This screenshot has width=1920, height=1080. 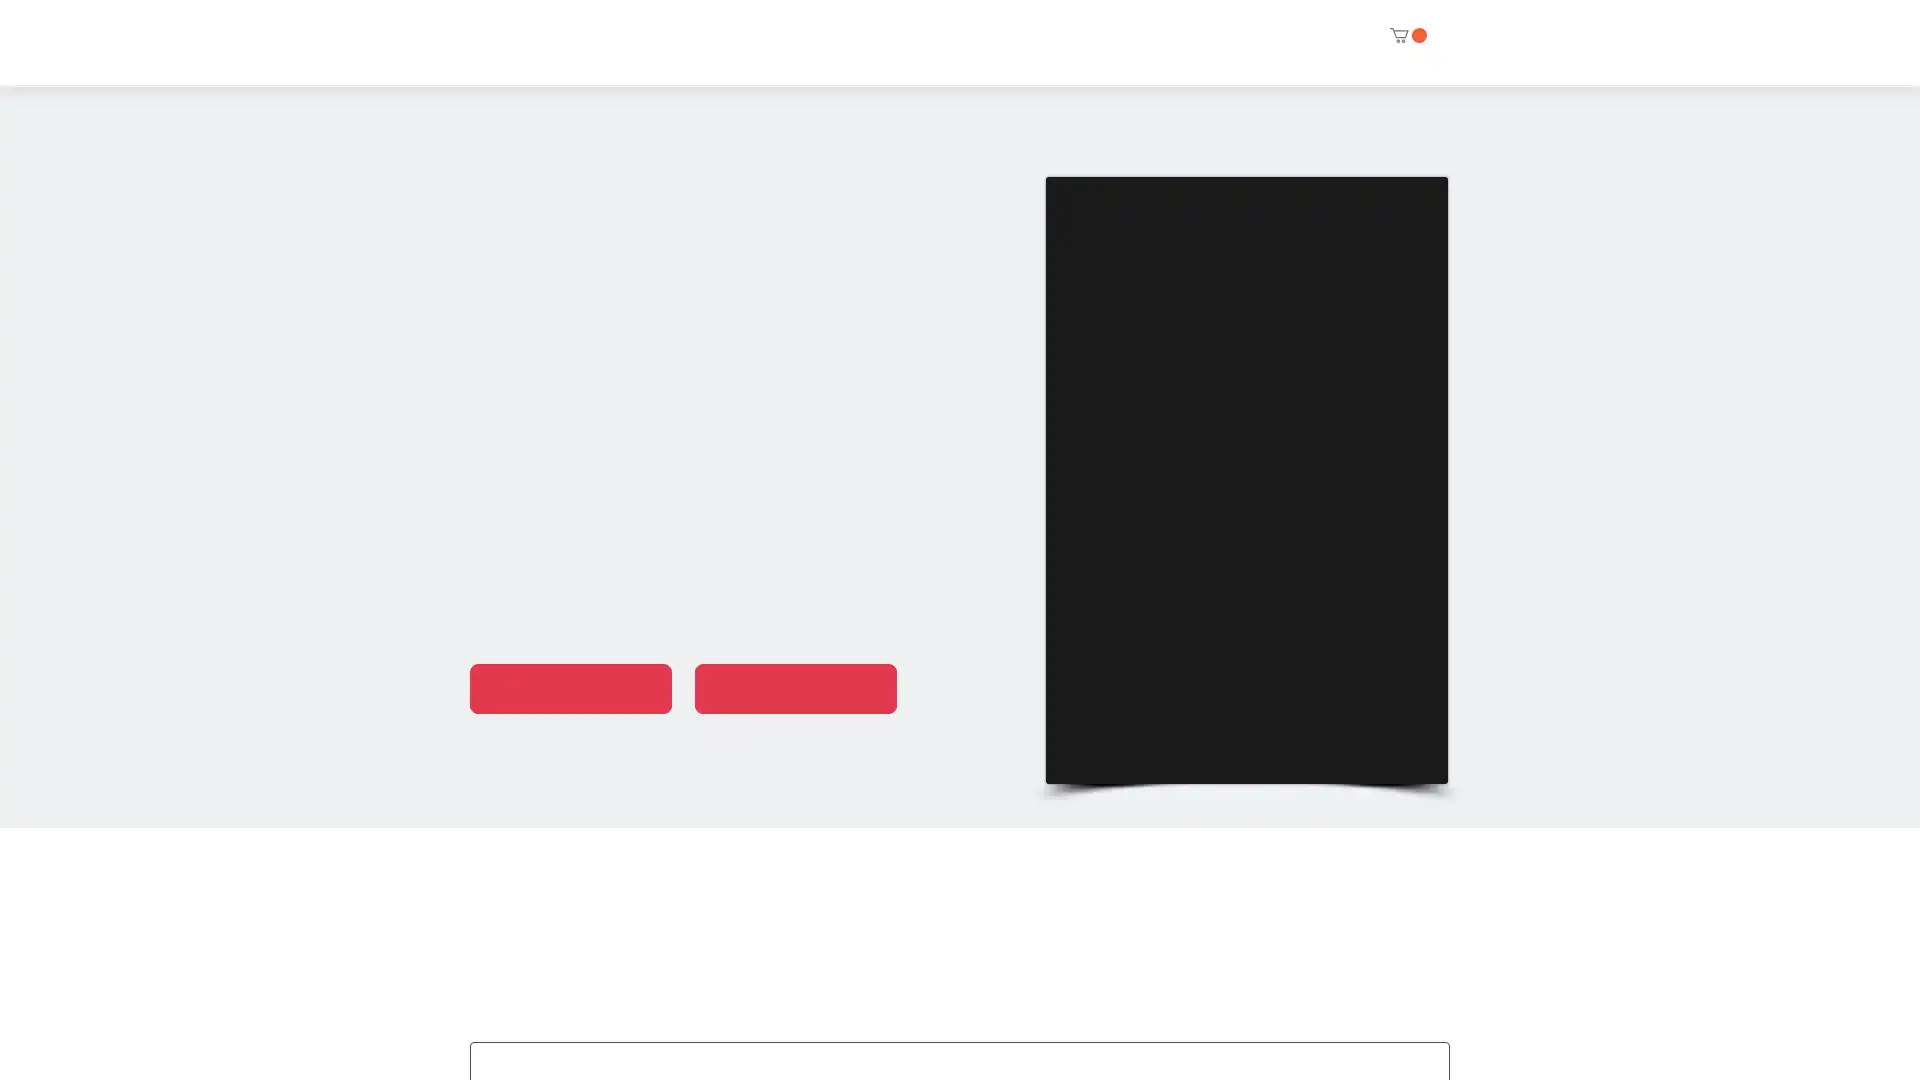 What do you see at coordinates (1407, 35) in the screenshot?
I see `Cart with 0 items` at bounding box center [1407, 35].